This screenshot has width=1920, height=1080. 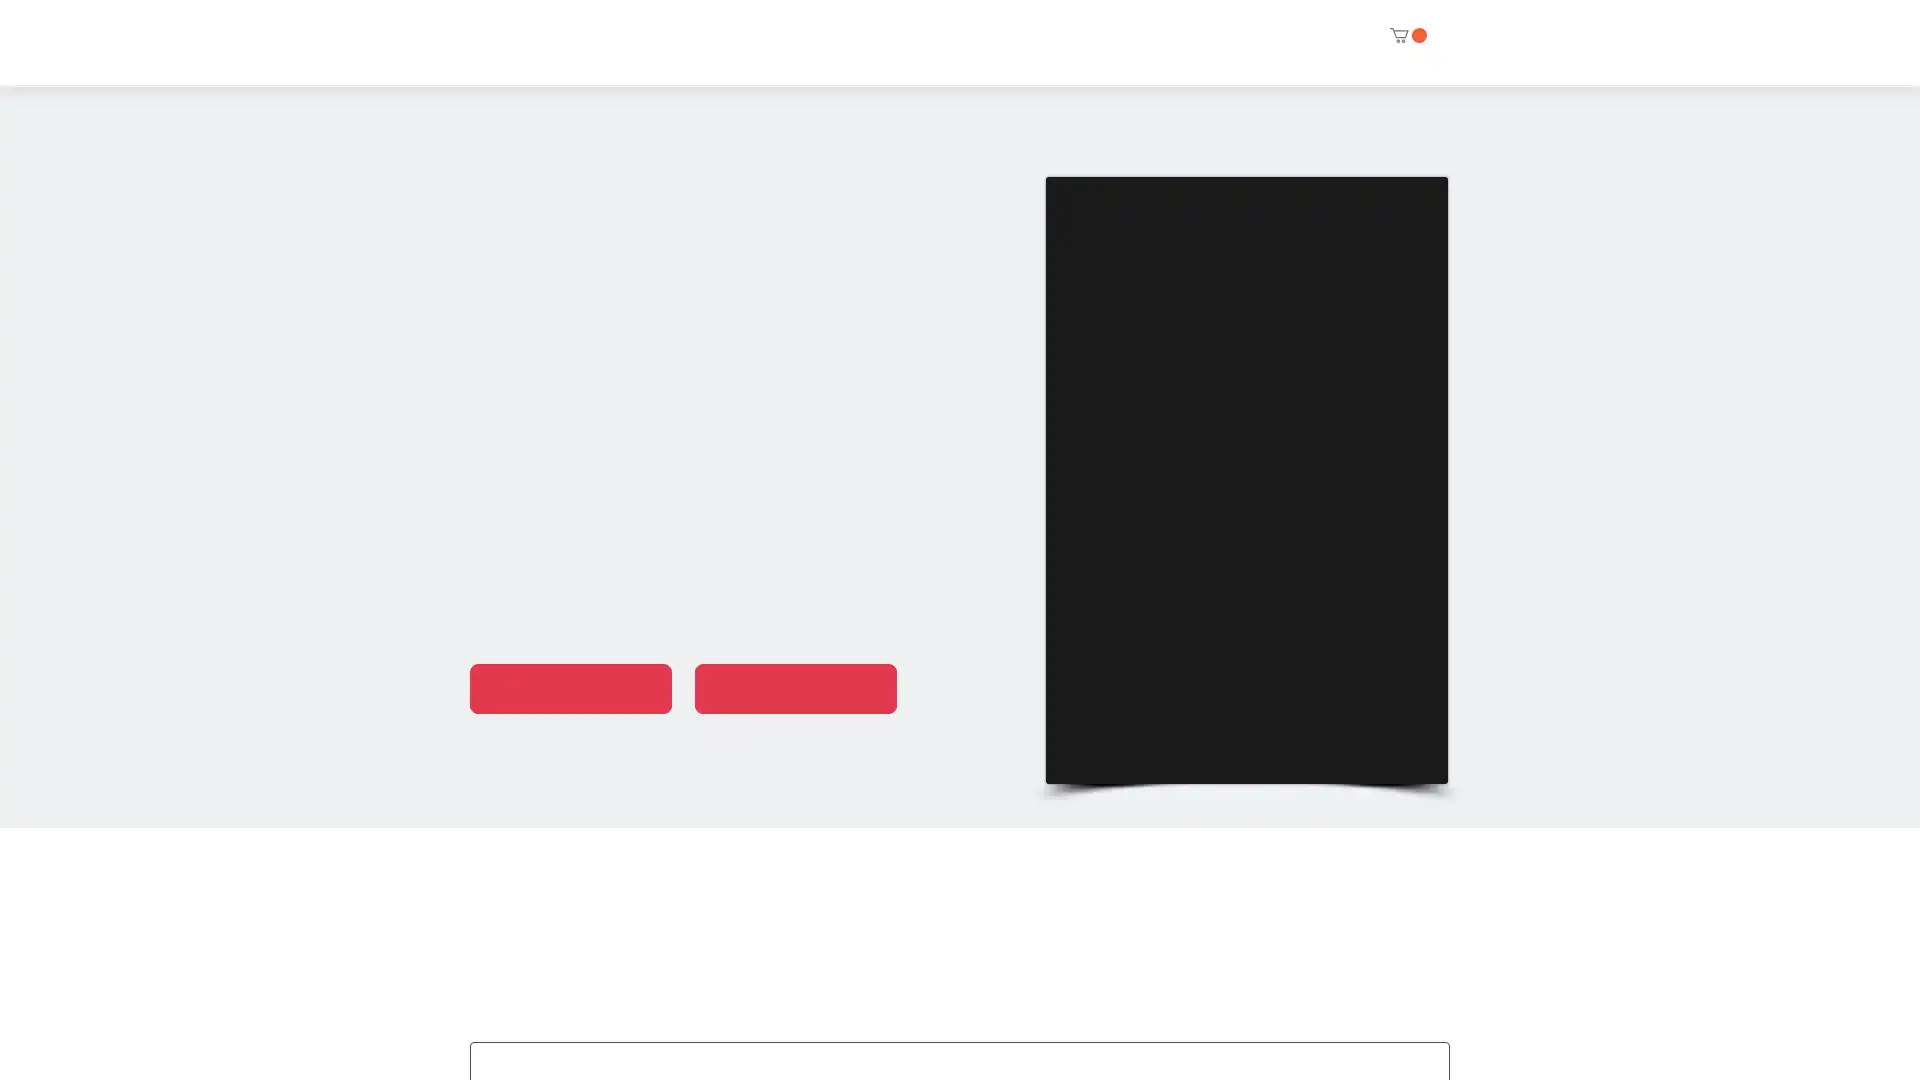 What do you see at coordinates (1407, 35) in the screenshot?
I see `Cart with 0 items` at bounding box center [1407, 35].